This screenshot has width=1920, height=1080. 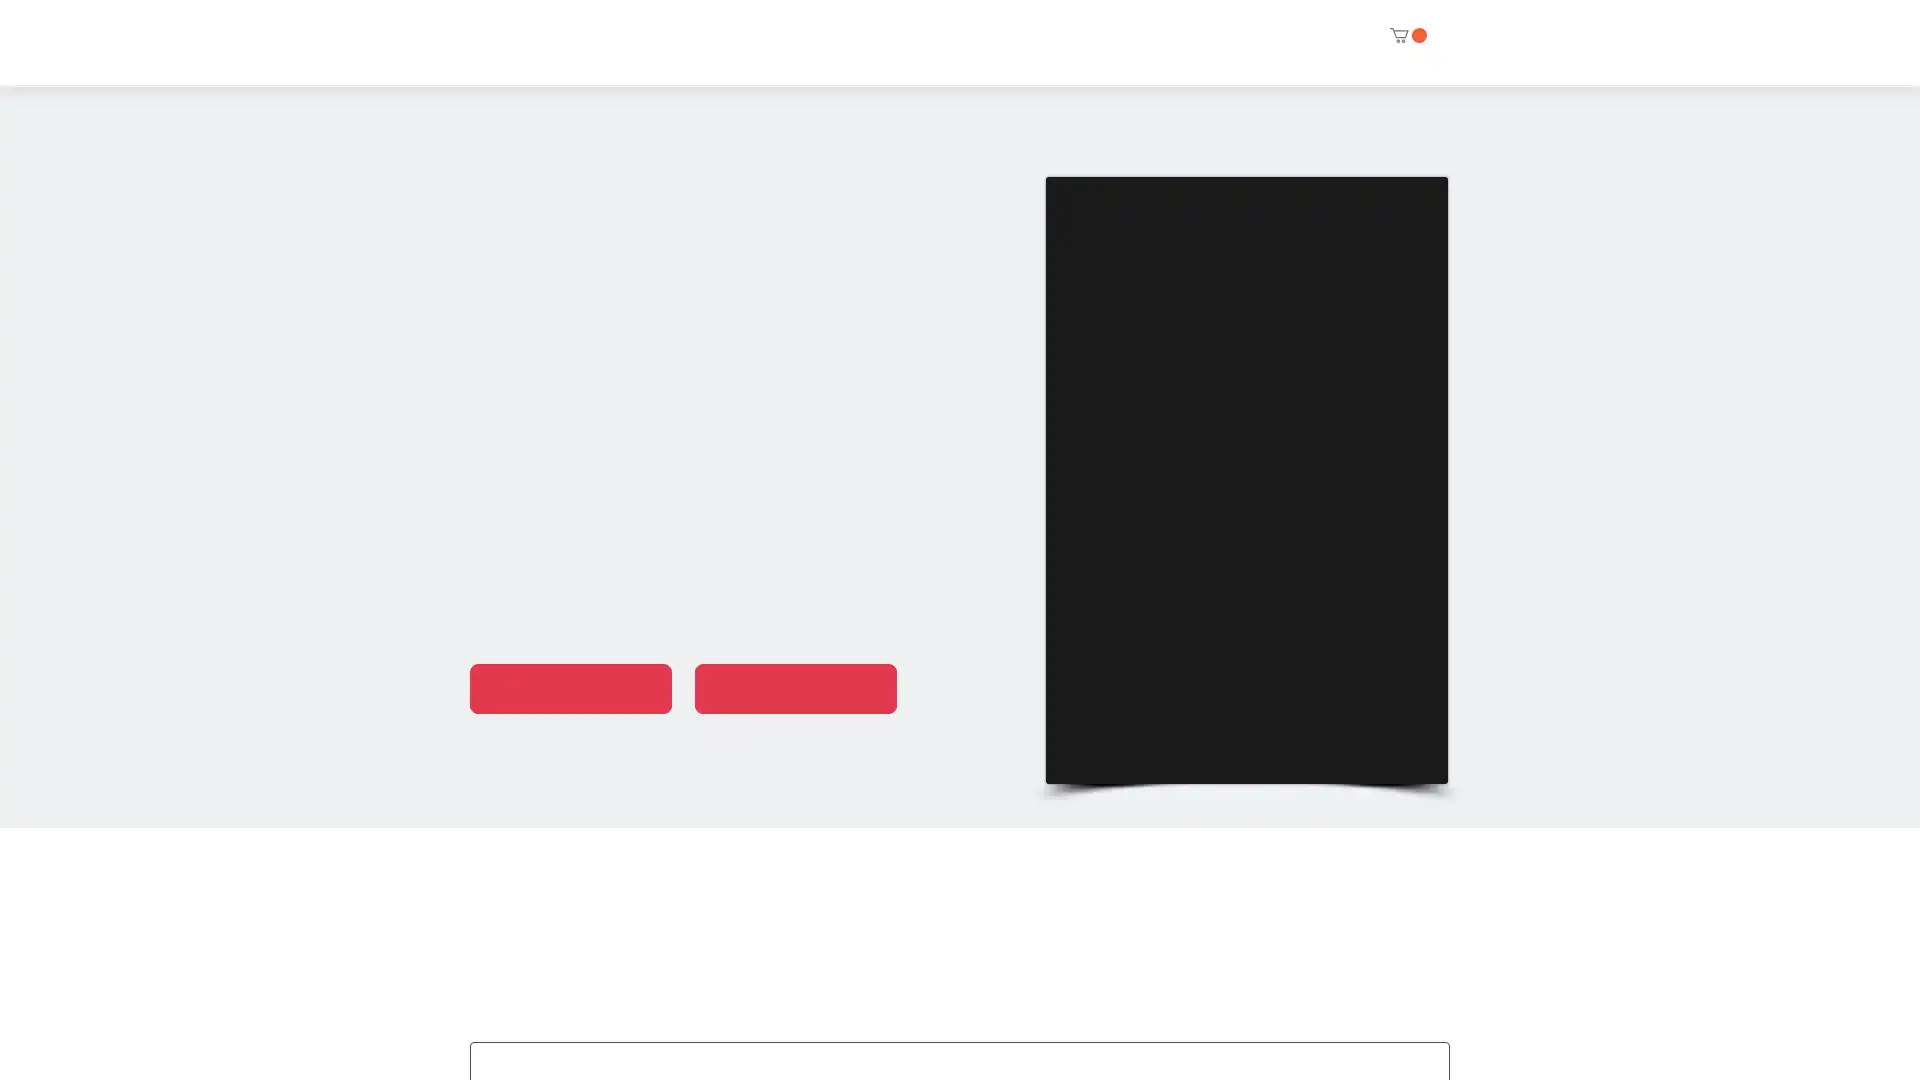 What do you see at coordinates (1407, 35) in the screenshot?
I see `Cart with 0 items` at bounding box center [1407, 35].